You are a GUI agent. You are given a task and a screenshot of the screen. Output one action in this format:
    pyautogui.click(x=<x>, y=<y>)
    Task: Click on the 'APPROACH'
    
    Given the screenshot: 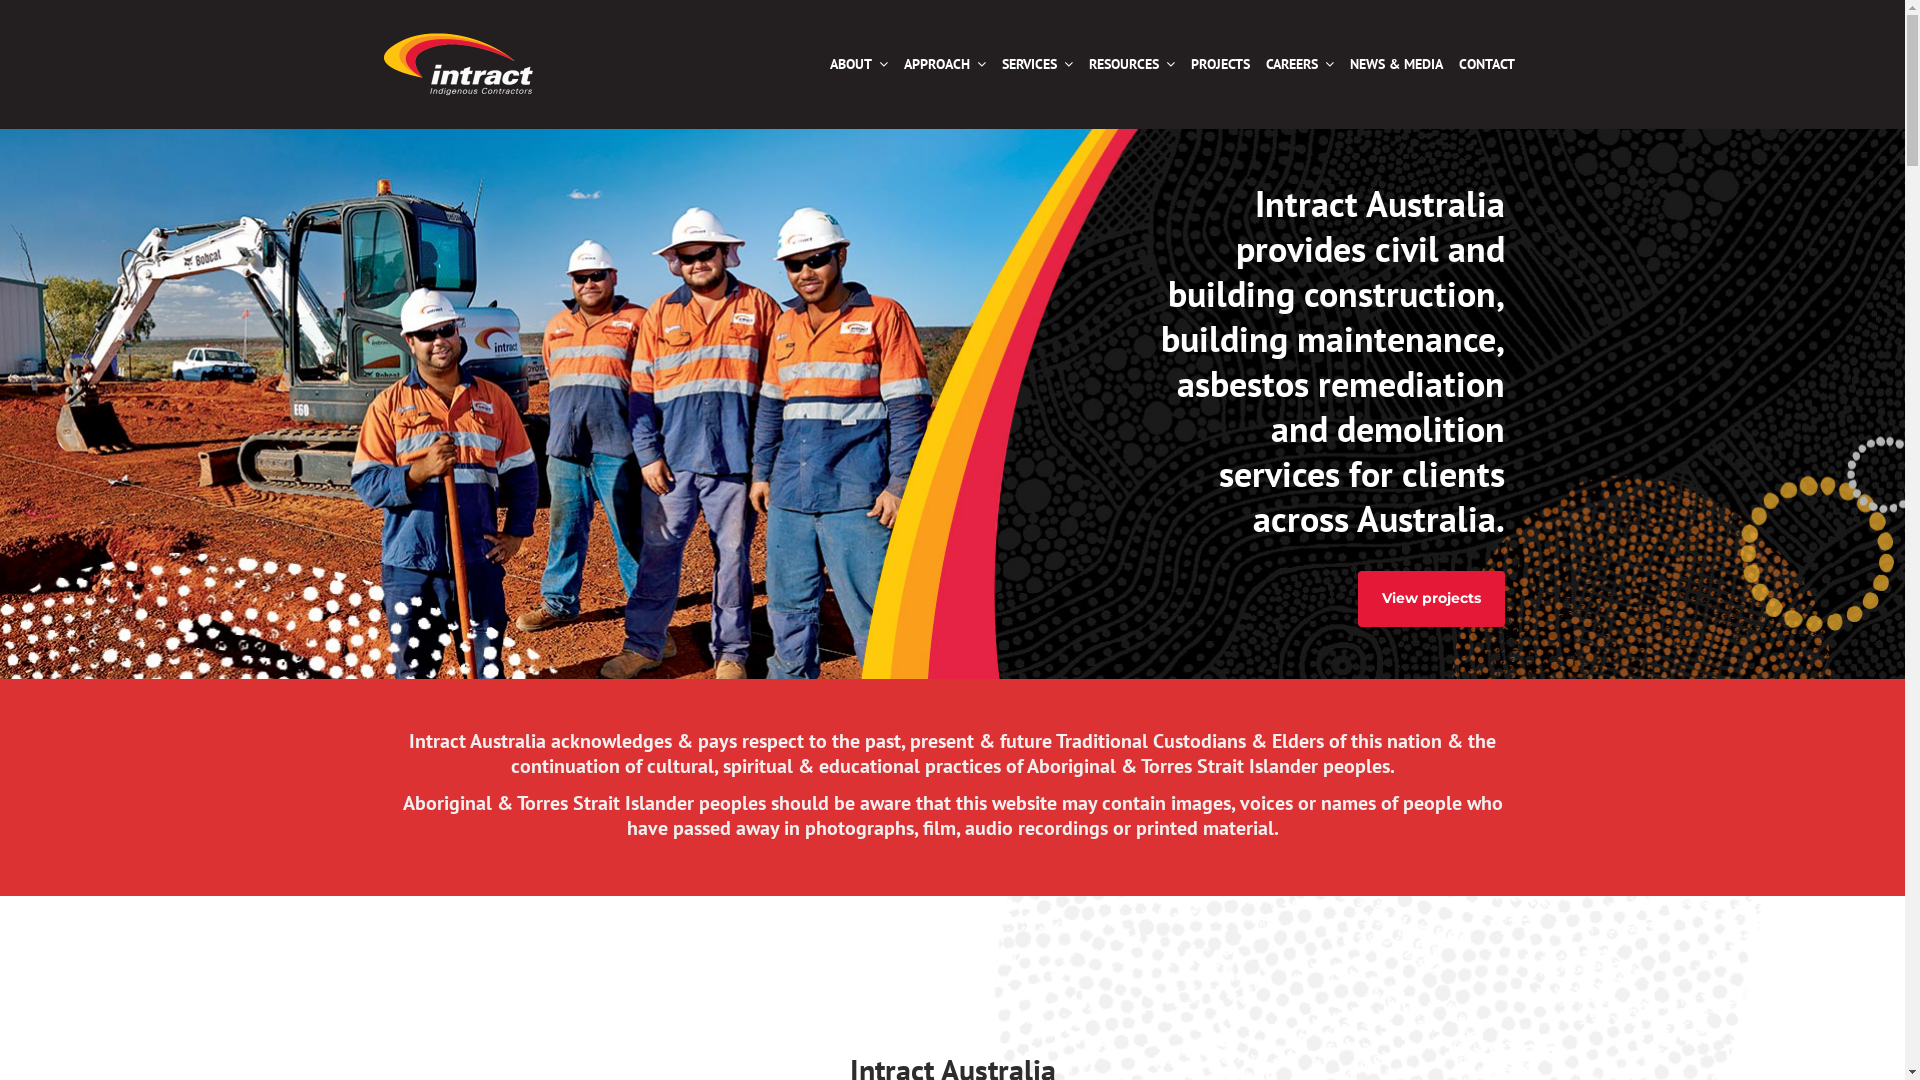 What is the action you would take?
    pyautogui.click(x=944, y=63)
    